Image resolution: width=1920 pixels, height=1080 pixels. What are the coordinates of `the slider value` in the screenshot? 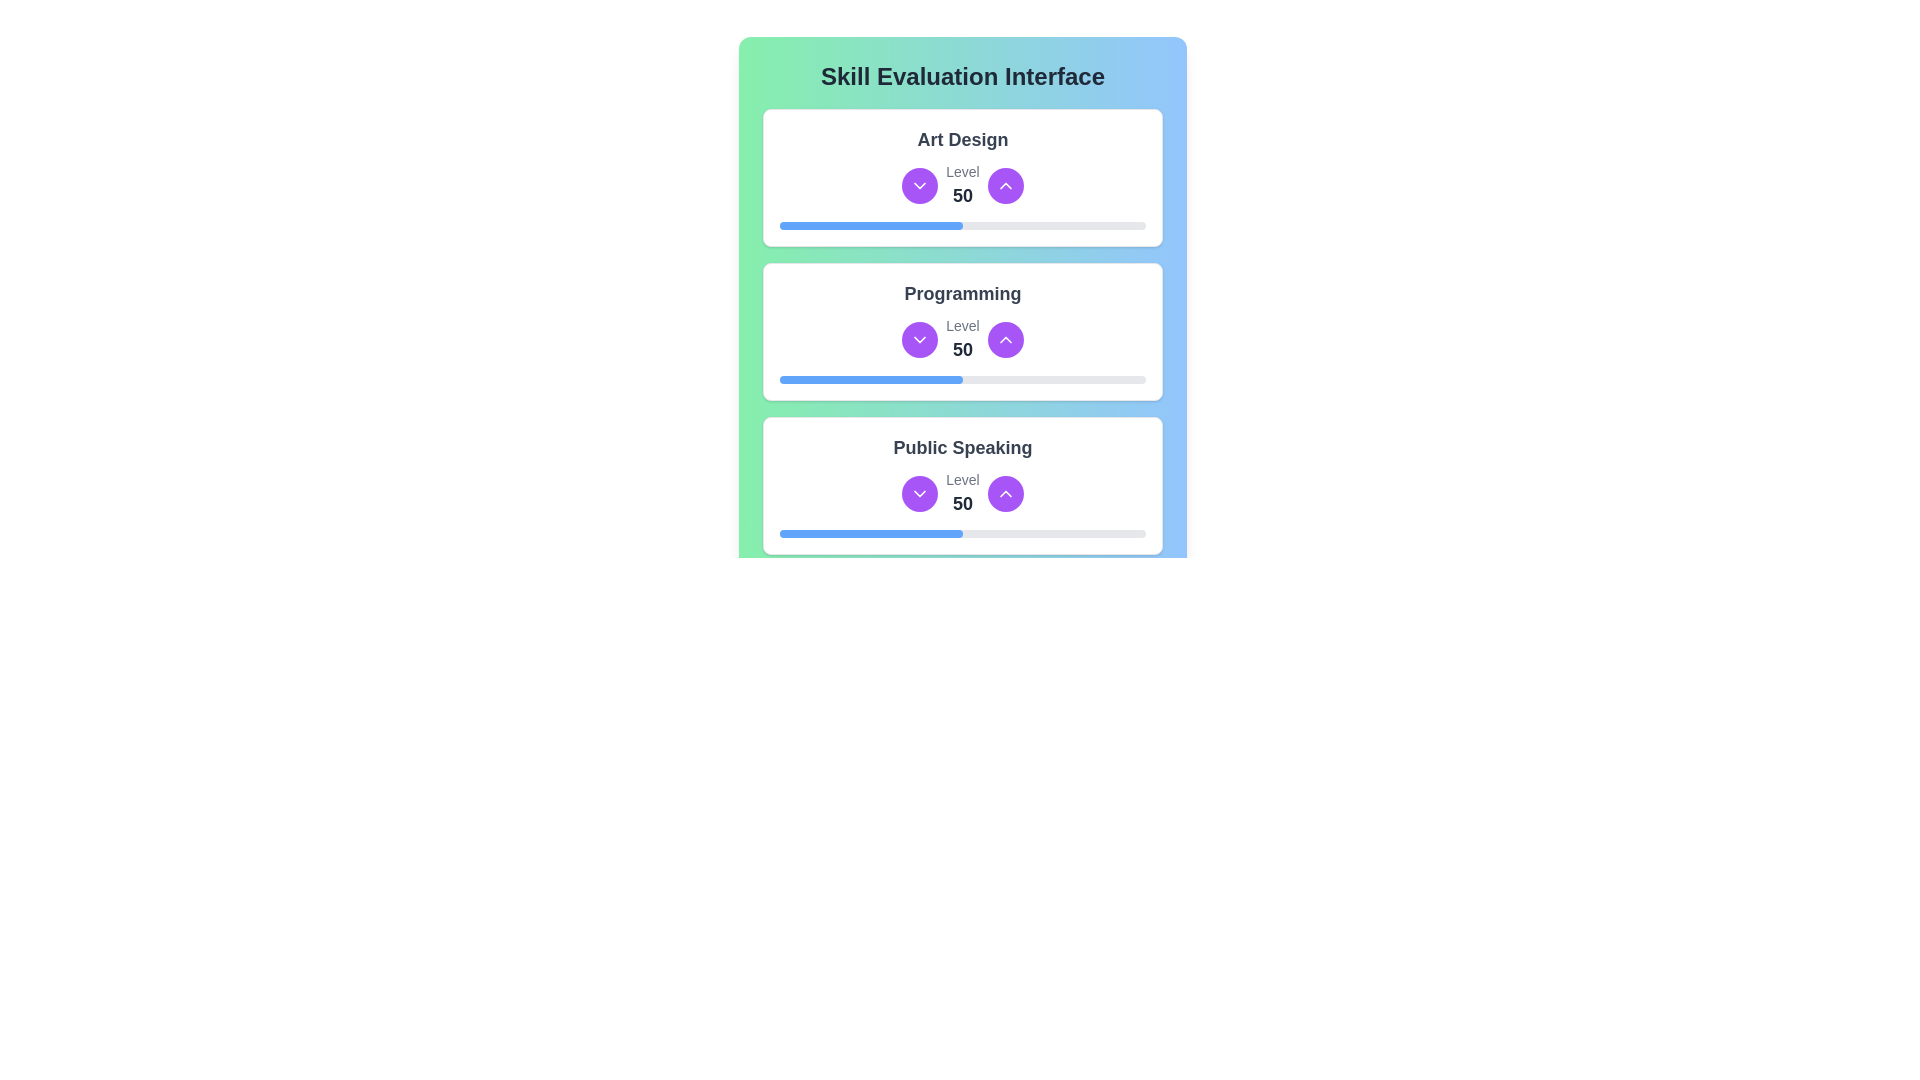 It's located at (786, 532).